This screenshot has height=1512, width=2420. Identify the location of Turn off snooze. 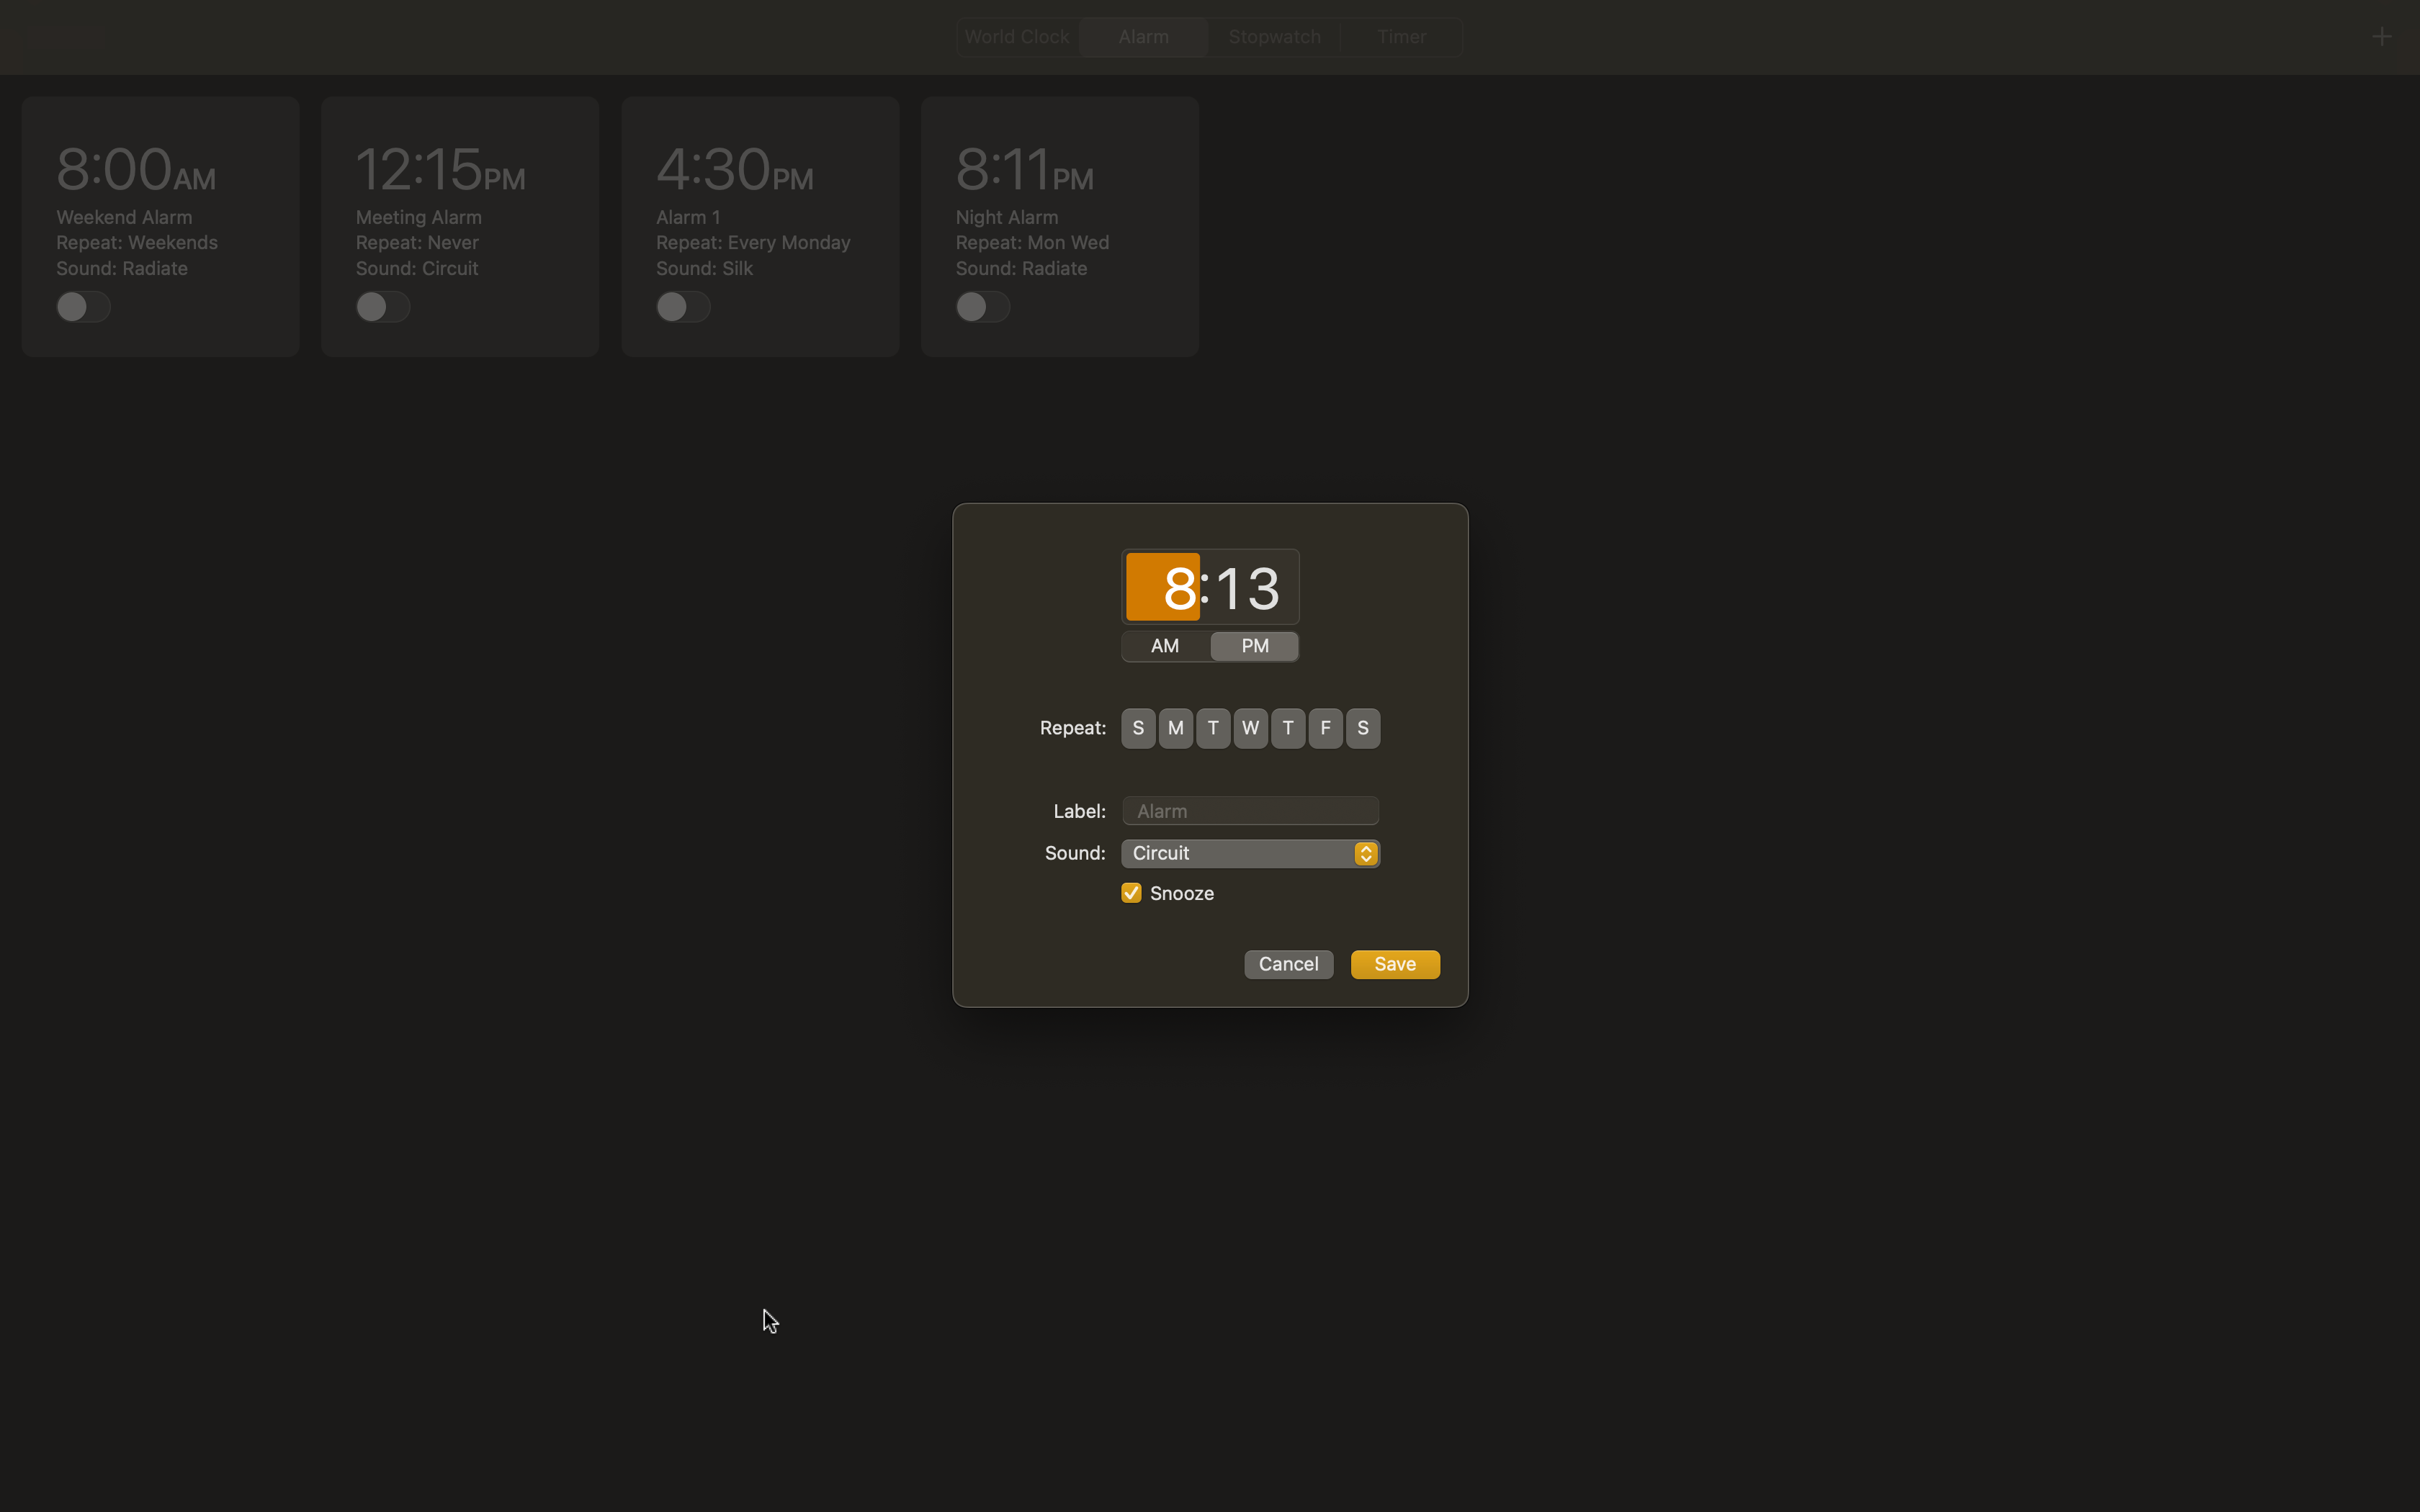
(1129, 893).